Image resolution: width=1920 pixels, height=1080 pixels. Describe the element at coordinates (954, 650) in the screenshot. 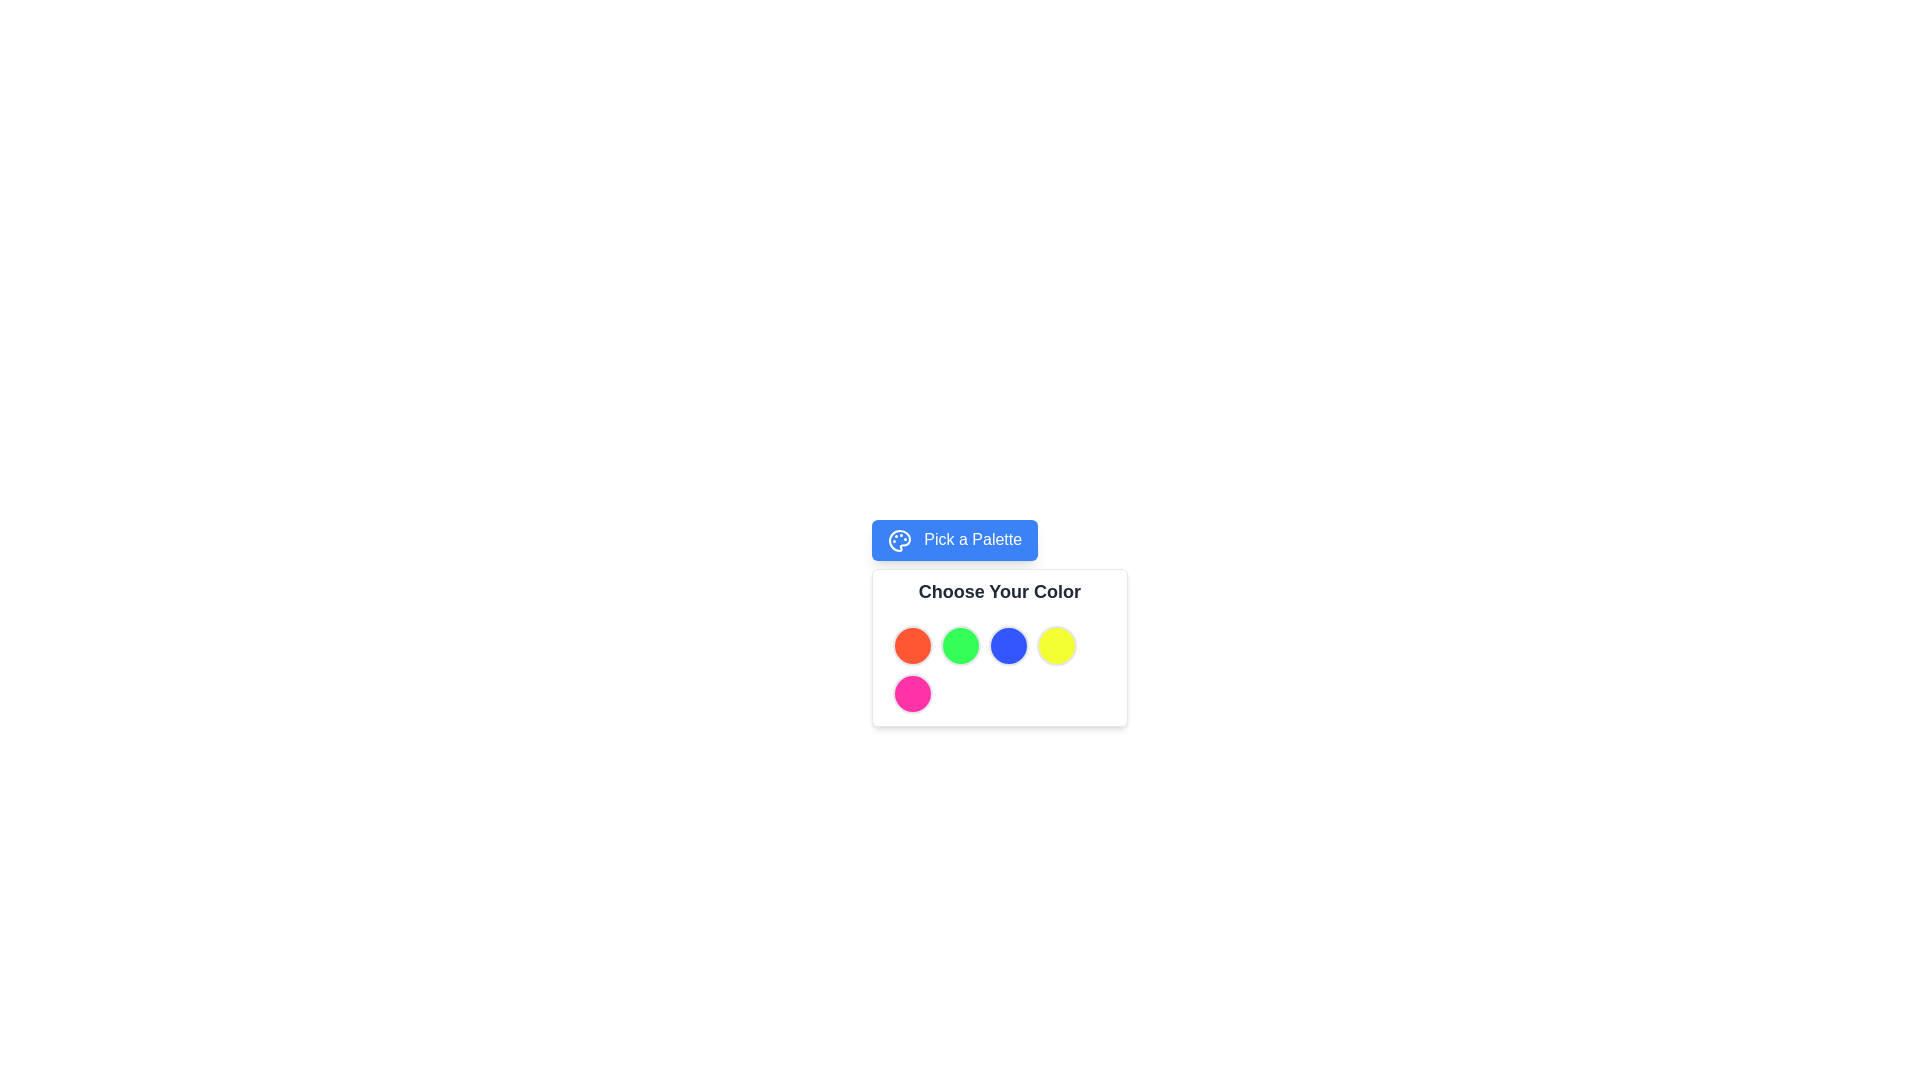

I see `the color button in the color selector component` at that location.